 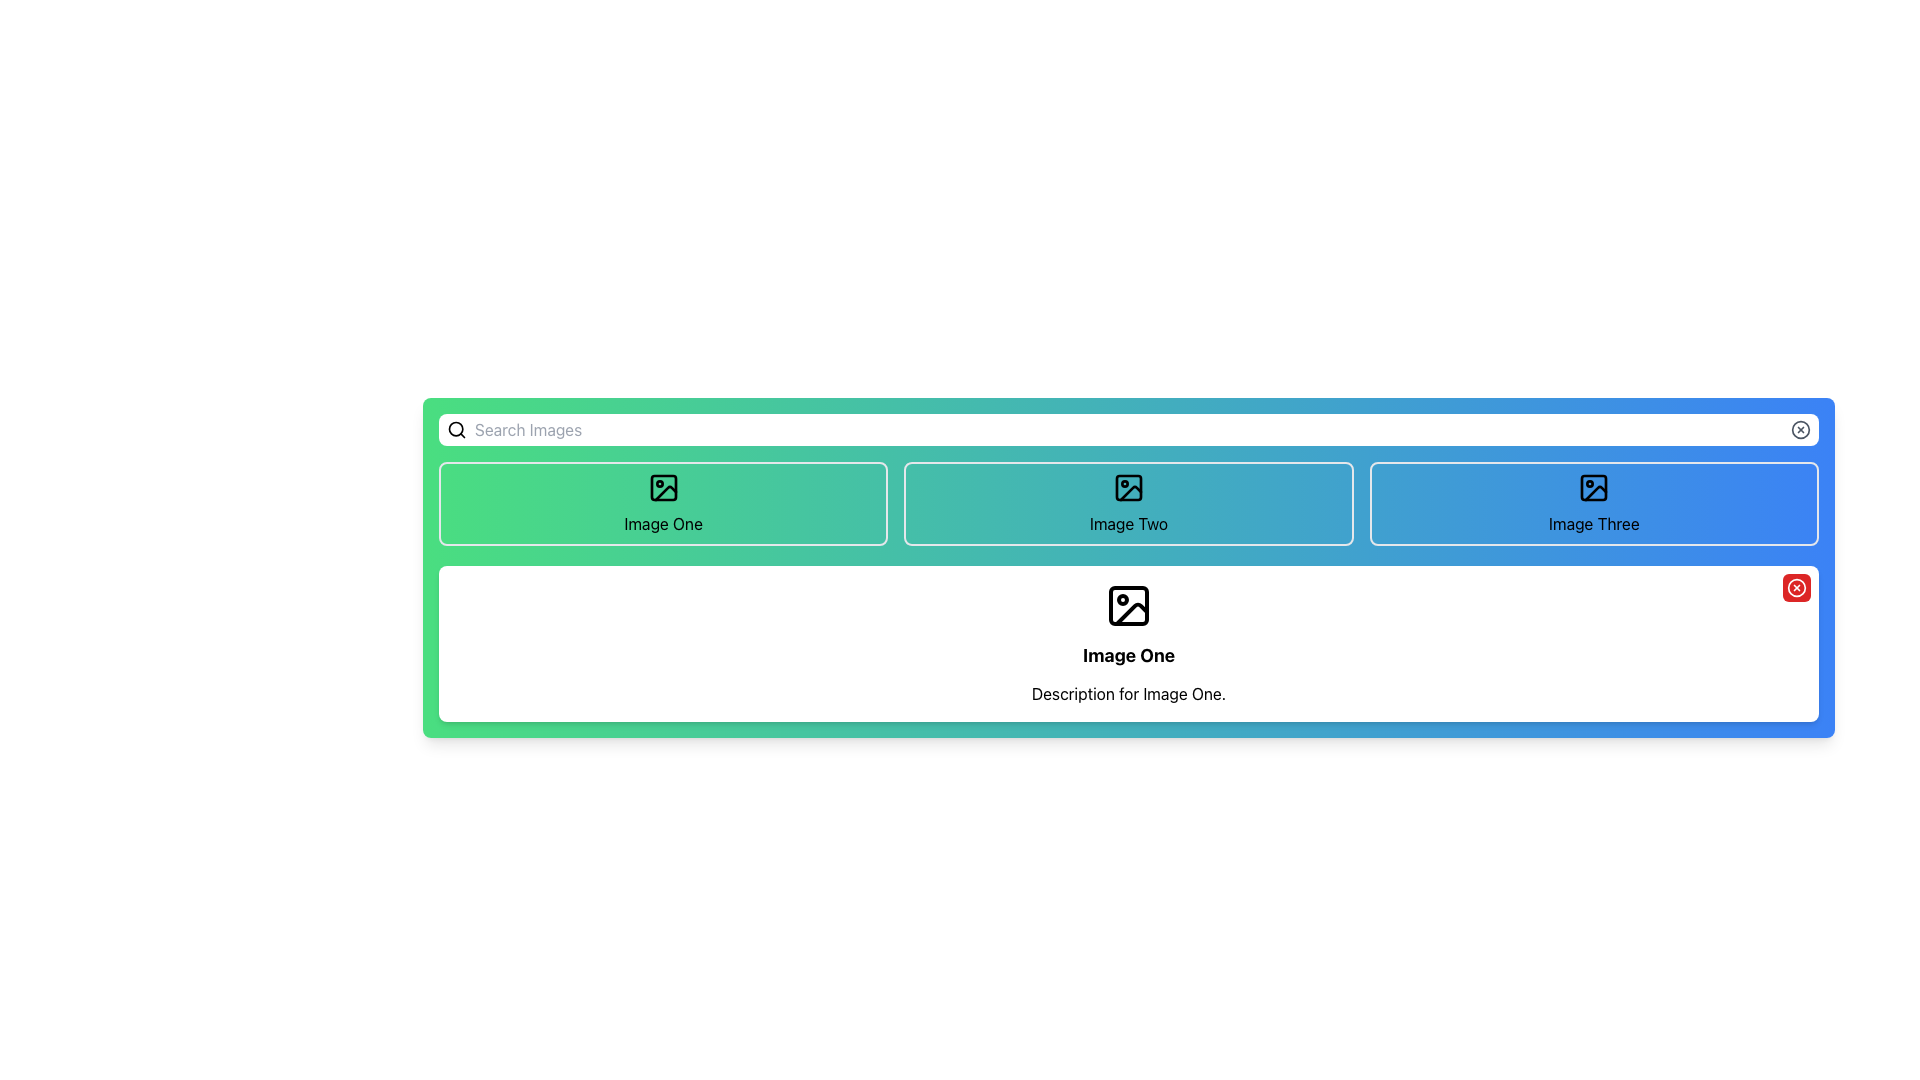 I want to click on the Decorative image icon, which is a vector-style image resembling a sun and mountains, located above the text 'Image One', so click(x=1128, y=604).